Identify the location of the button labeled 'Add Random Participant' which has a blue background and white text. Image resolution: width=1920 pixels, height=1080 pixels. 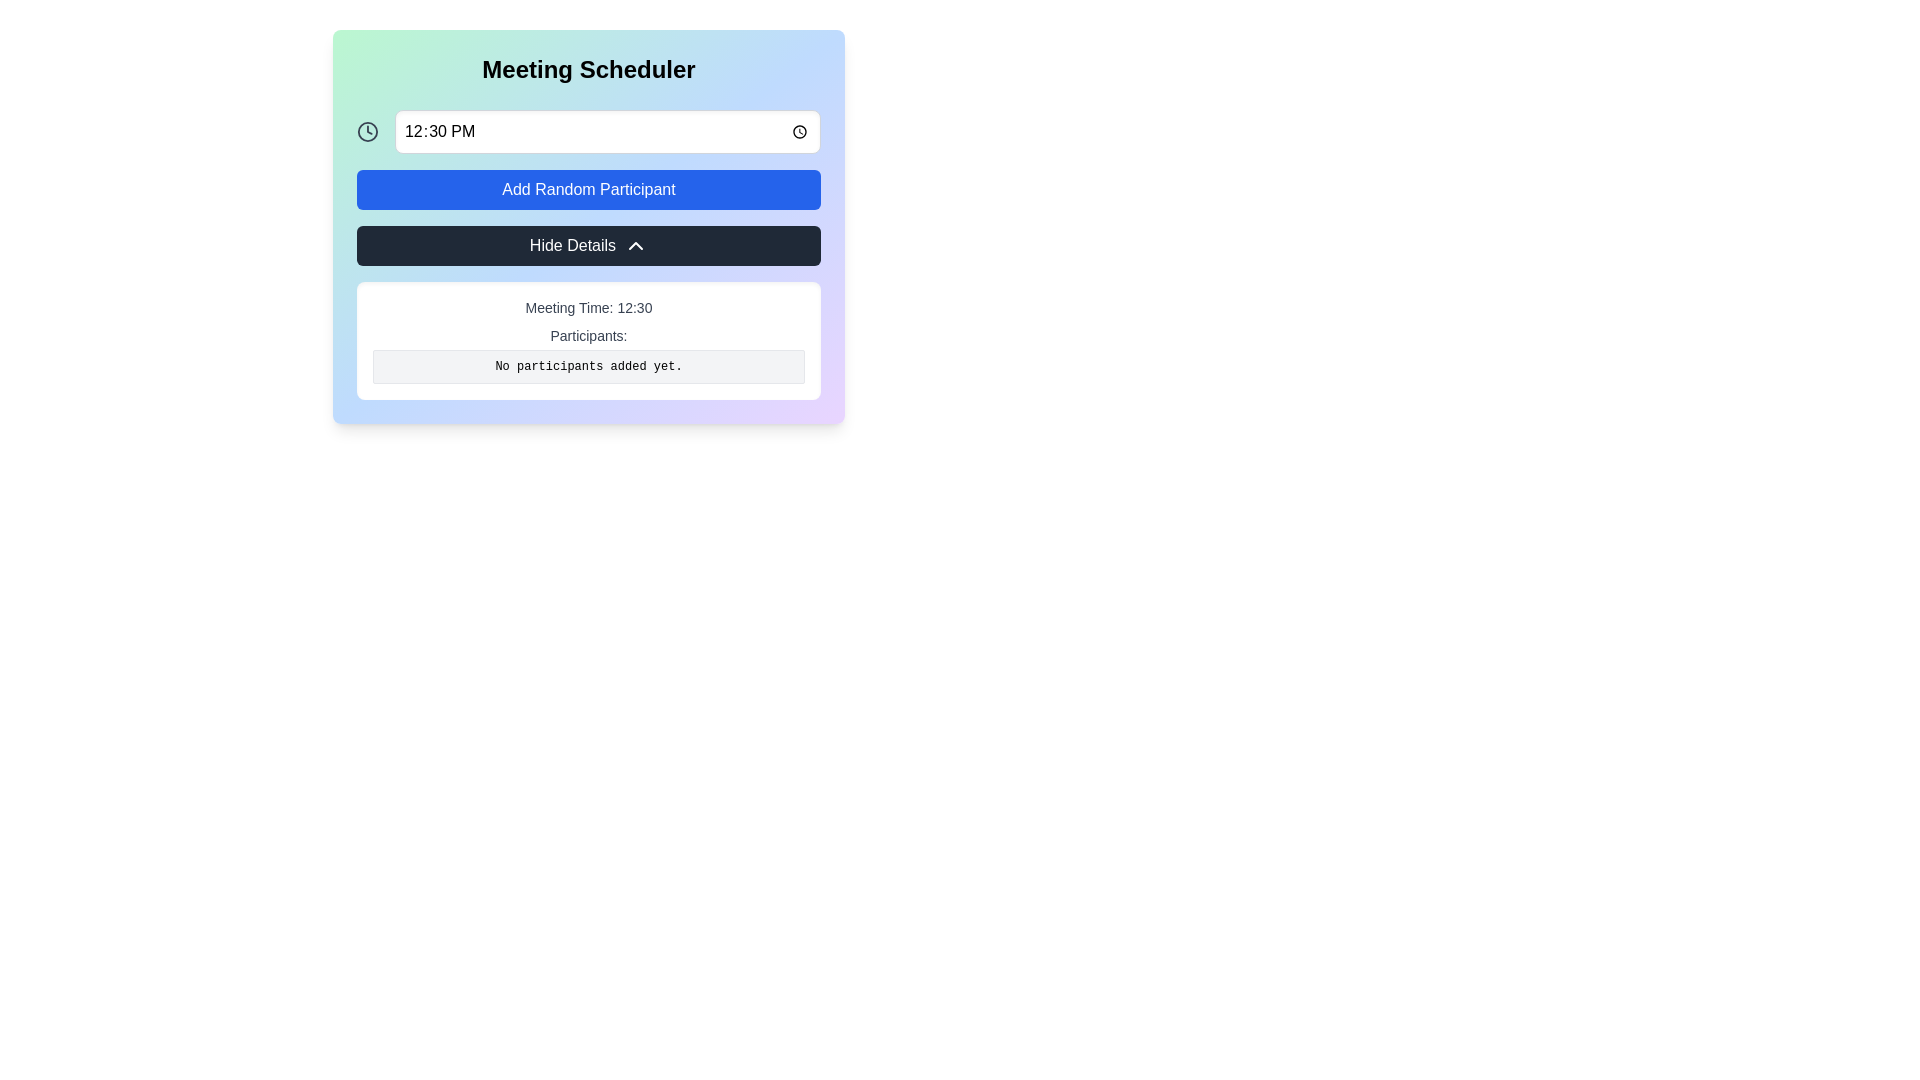
(588, 189).